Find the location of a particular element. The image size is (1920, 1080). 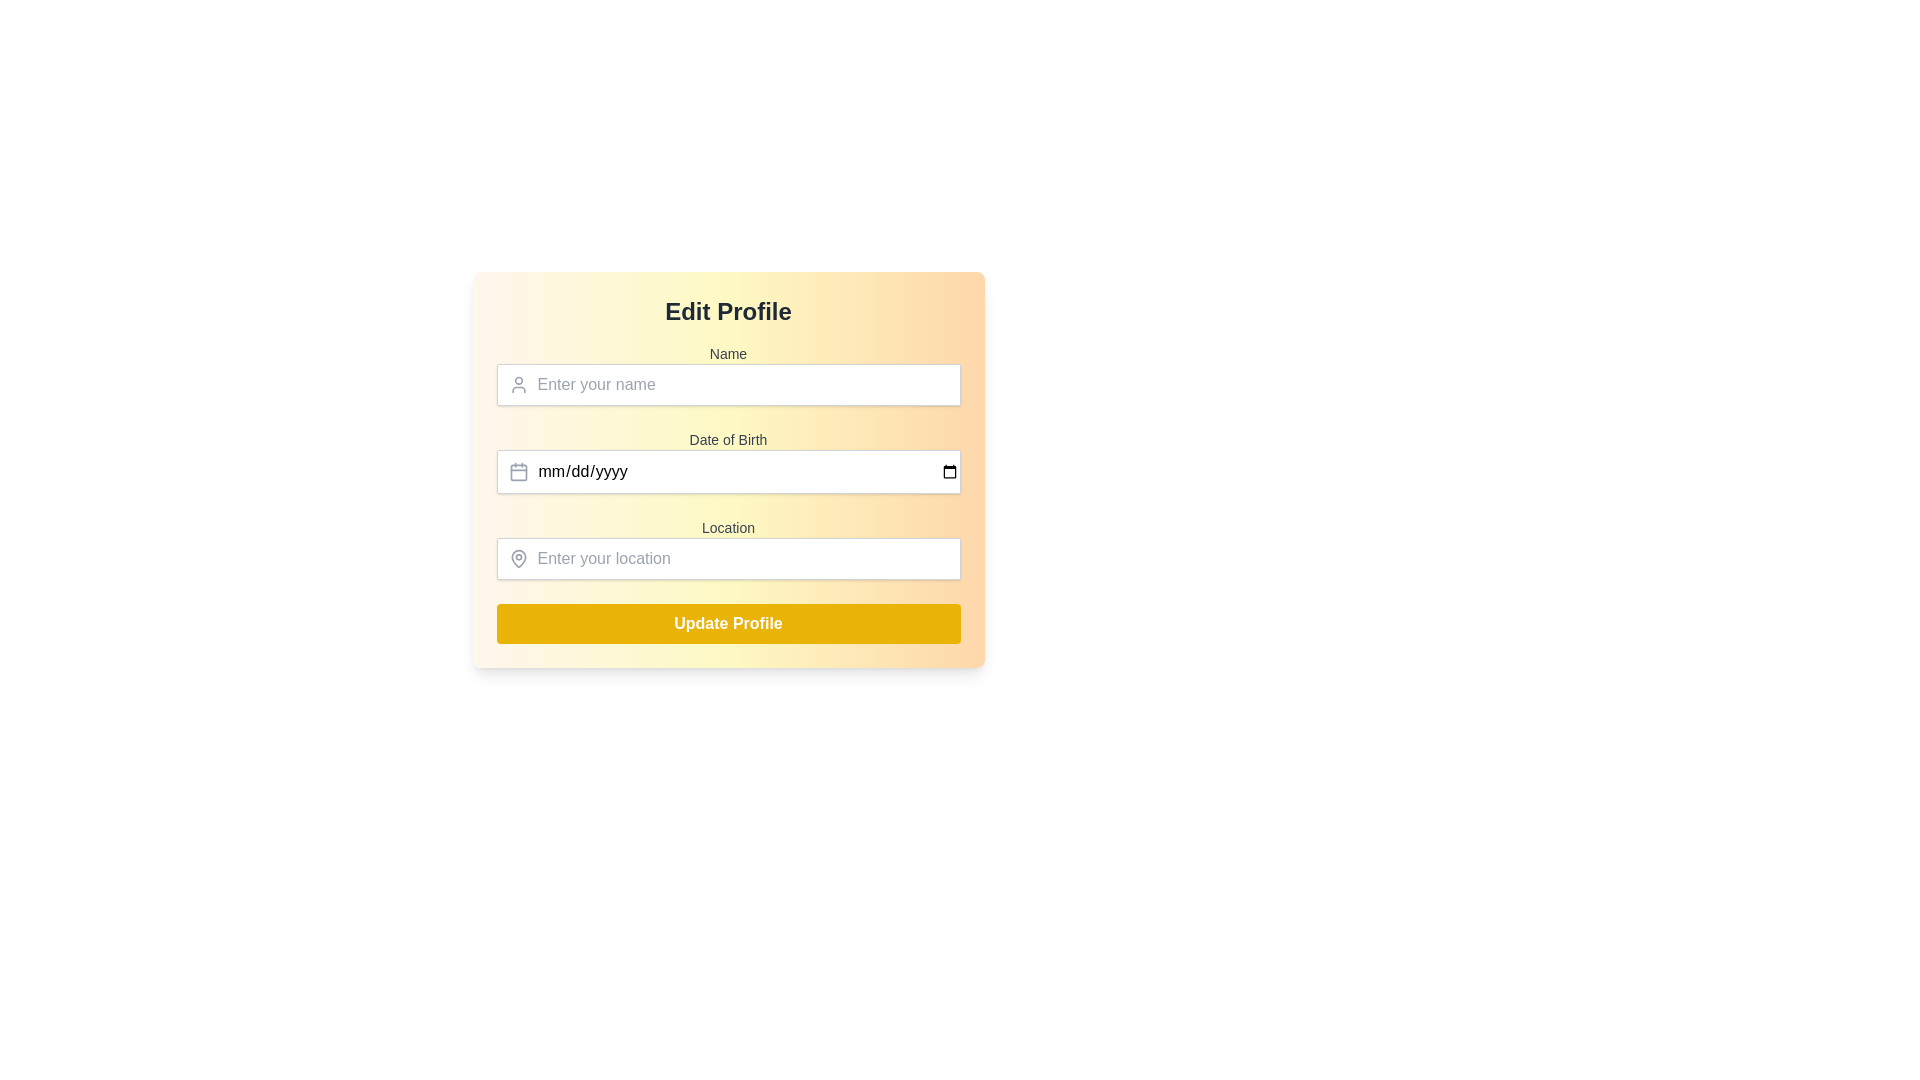

the date of birth input field, which is the second input field in the form is located at coordinates (727, 462).